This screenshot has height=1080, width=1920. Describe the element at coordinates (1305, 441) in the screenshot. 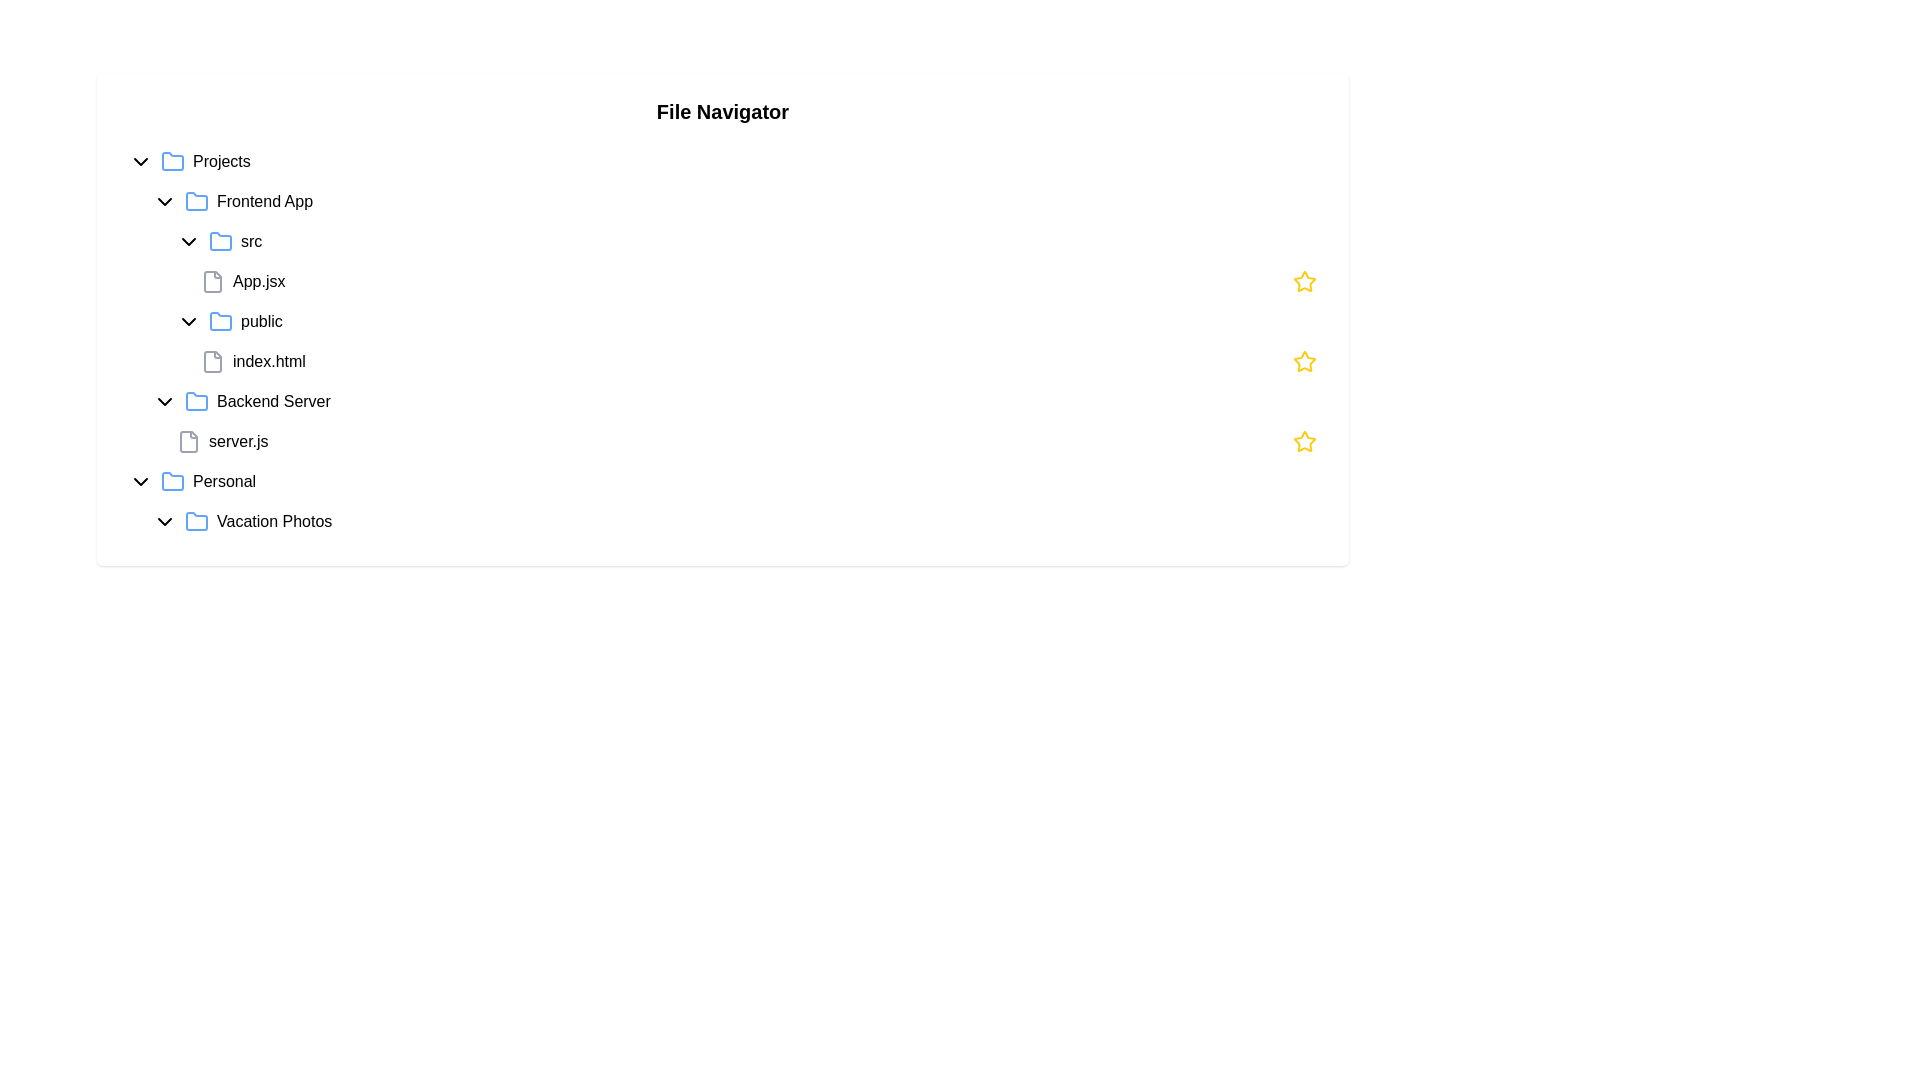

I see `the star icon located at the far right side of the row near the text 'server.js'` at that location.